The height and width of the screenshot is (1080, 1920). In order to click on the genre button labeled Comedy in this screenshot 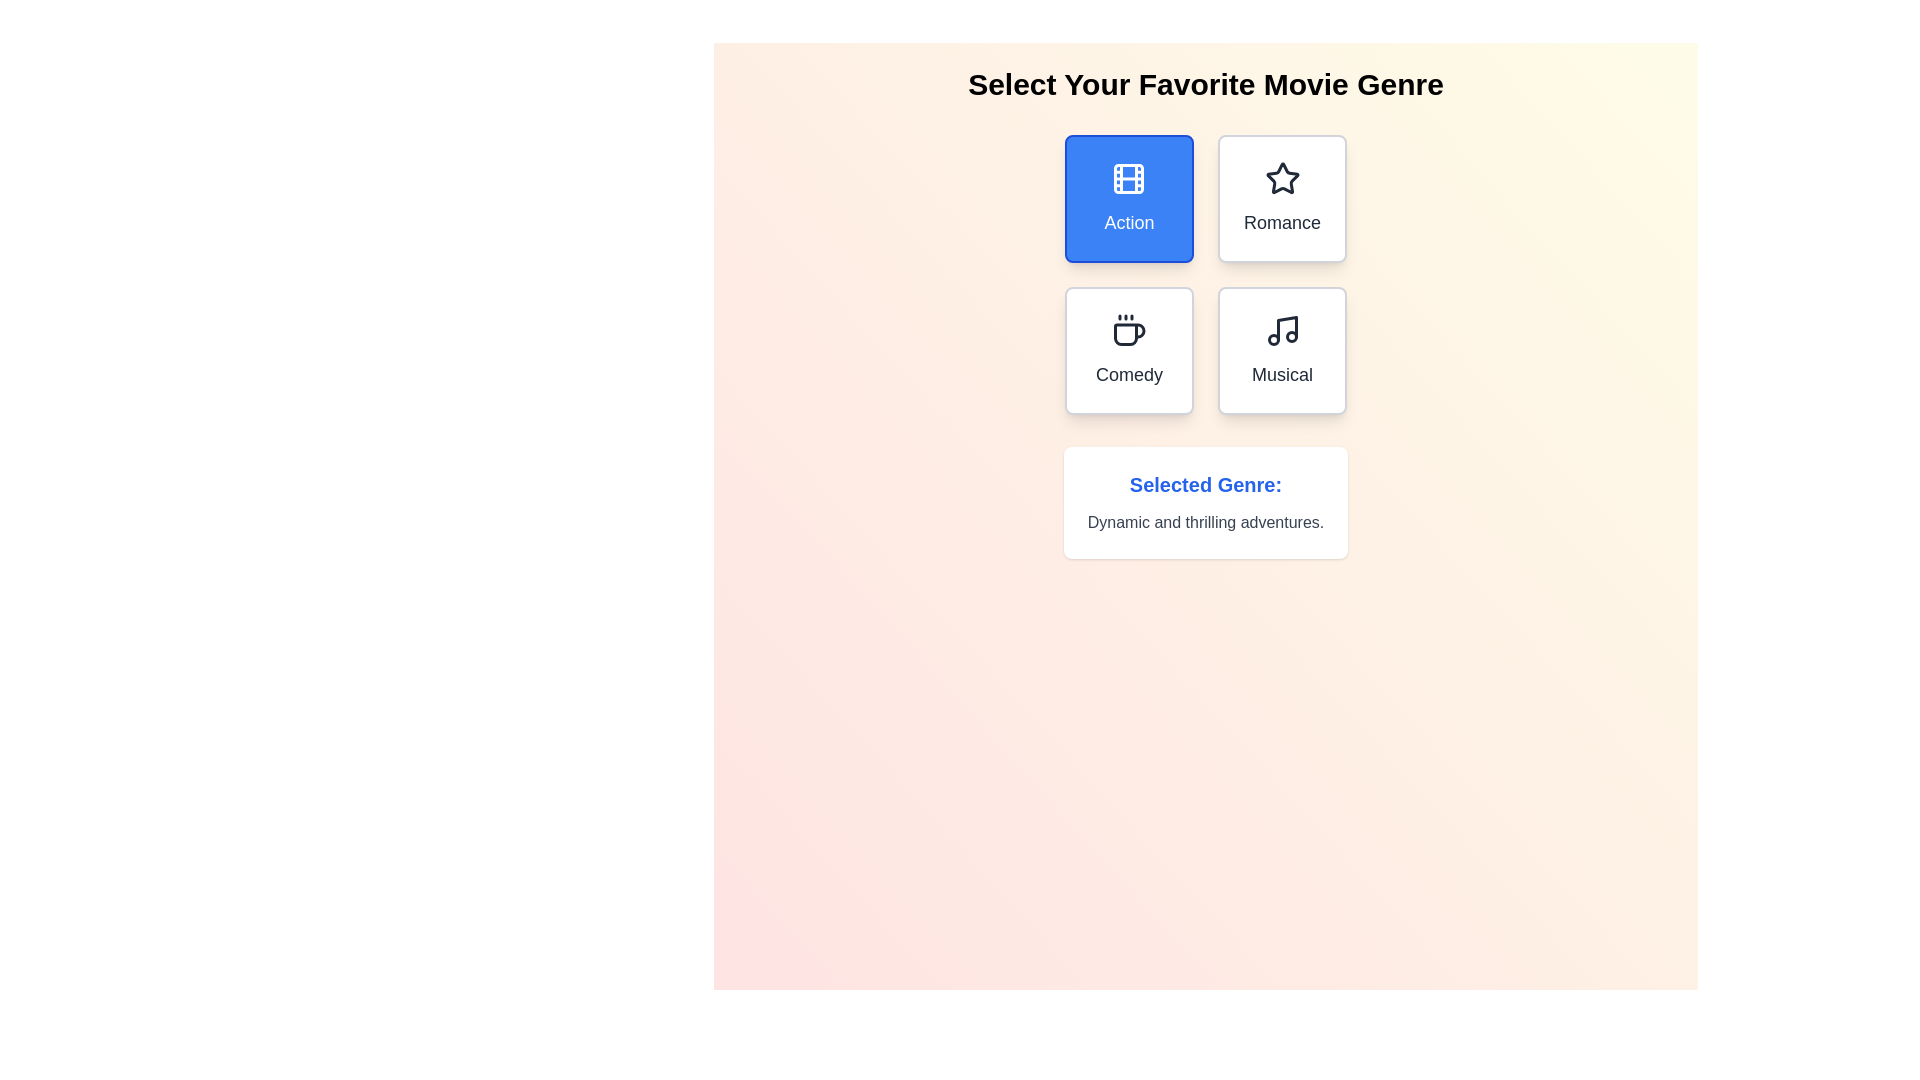, I will do `click(1128, 350)`.